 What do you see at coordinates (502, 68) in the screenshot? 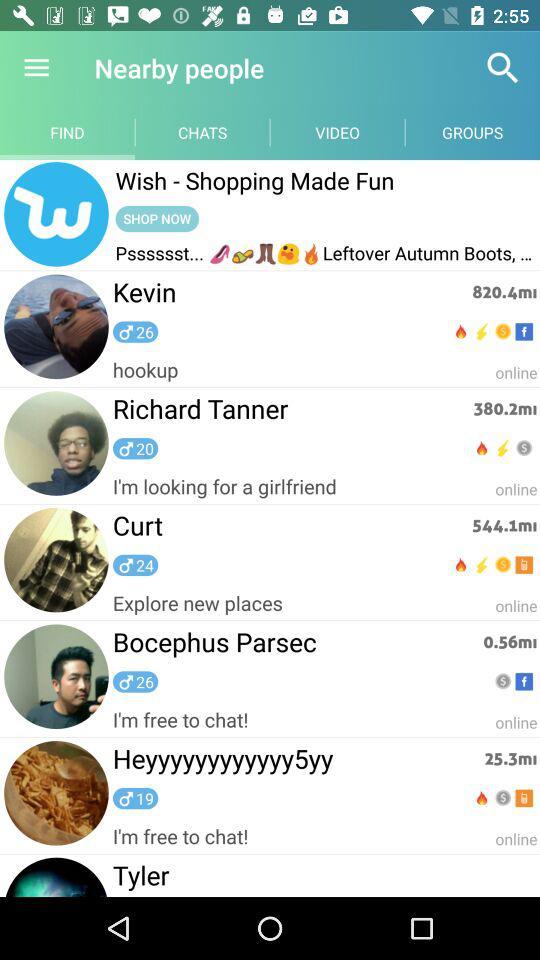
I see `item next to the video item` at bounding box center [502, 68].